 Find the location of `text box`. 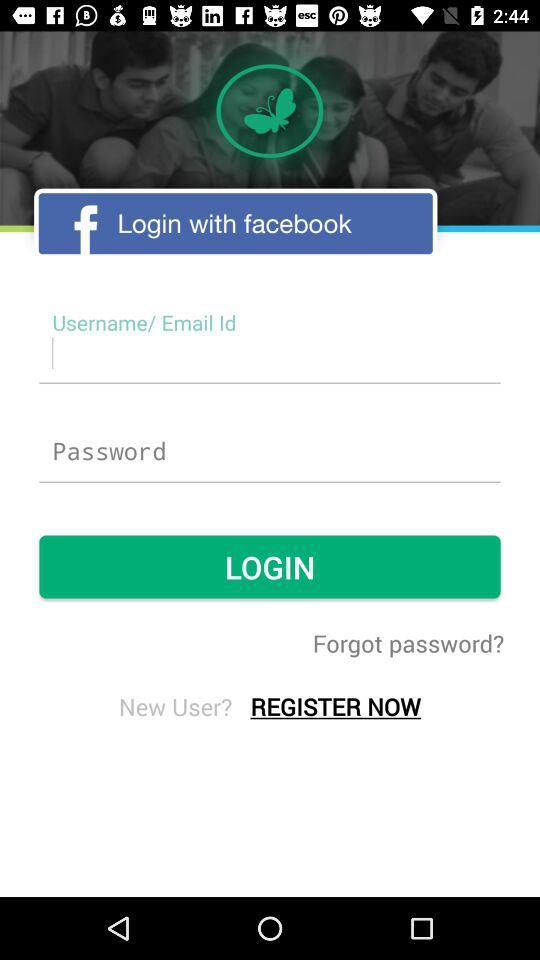

text box is located at coordinates (270, 353).